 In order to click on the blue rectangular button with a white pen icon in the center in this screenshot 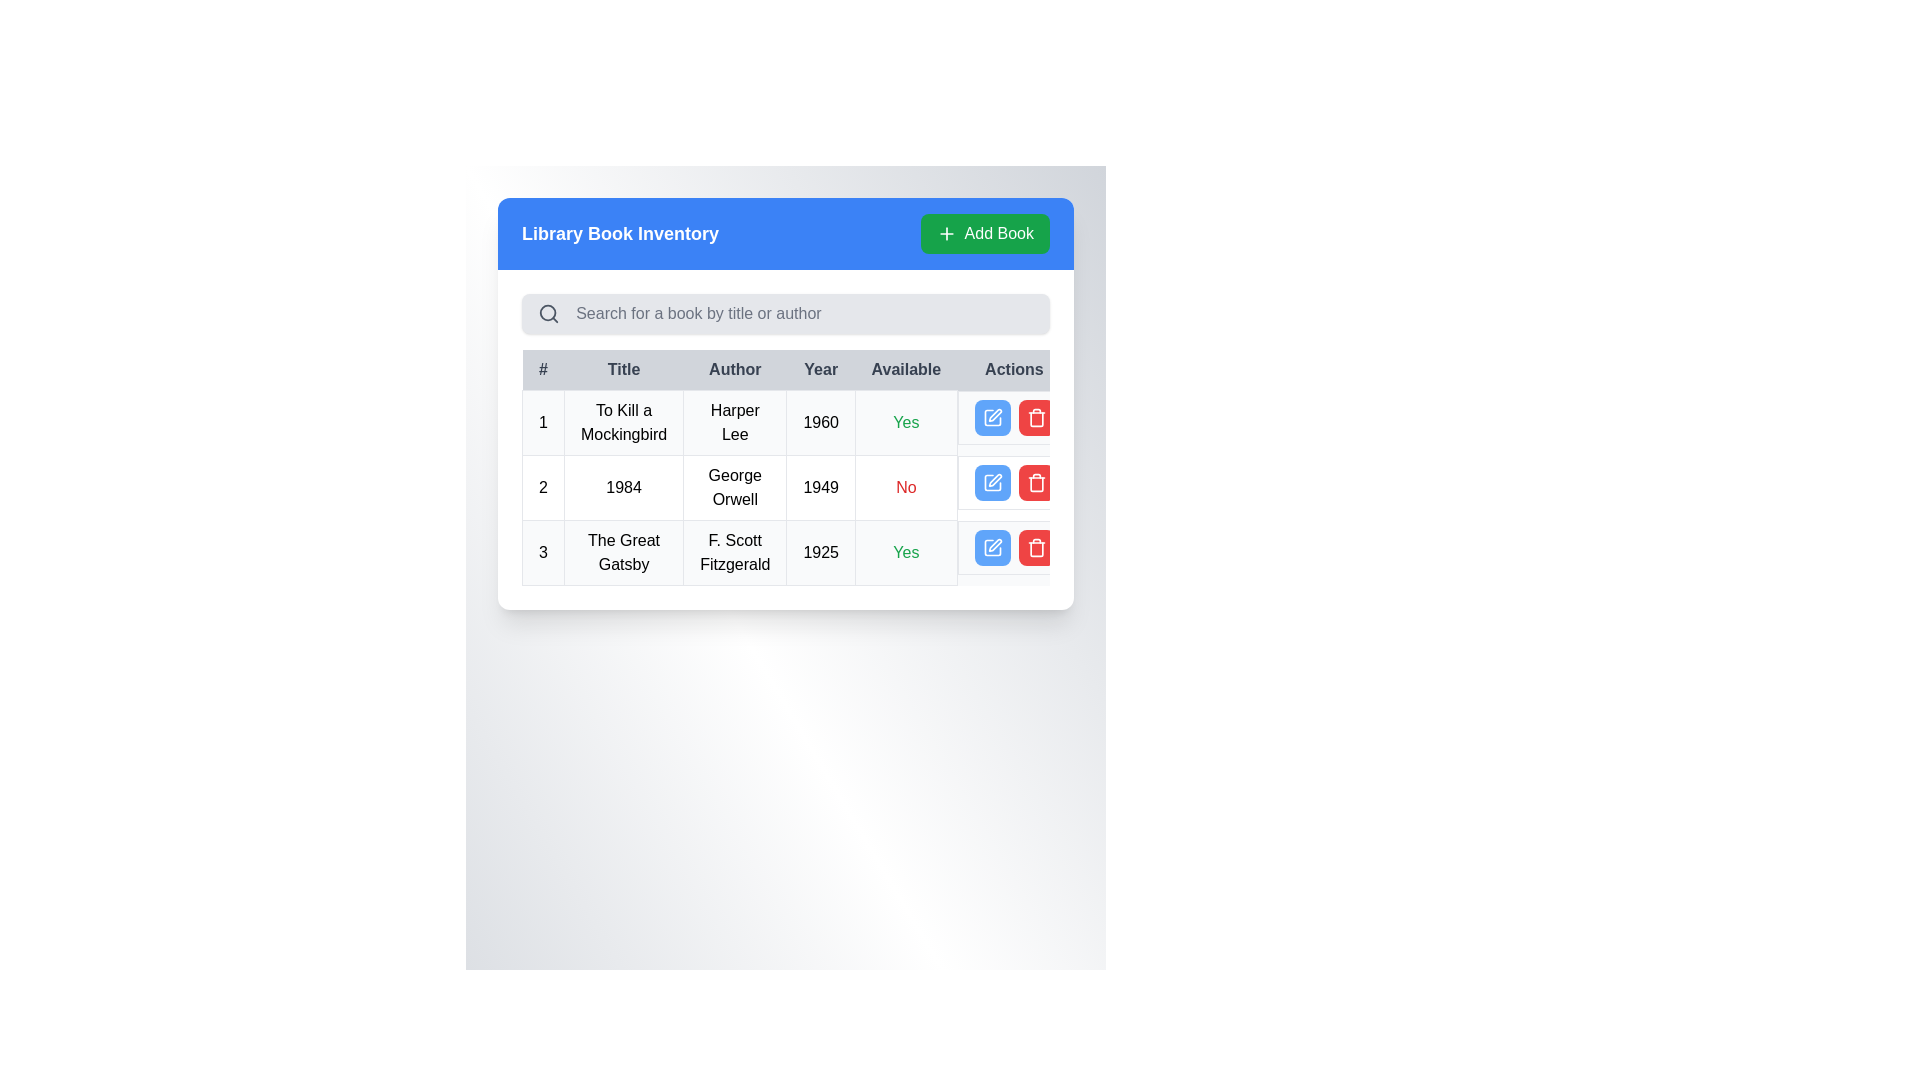, I will do `click(992, 482)`.